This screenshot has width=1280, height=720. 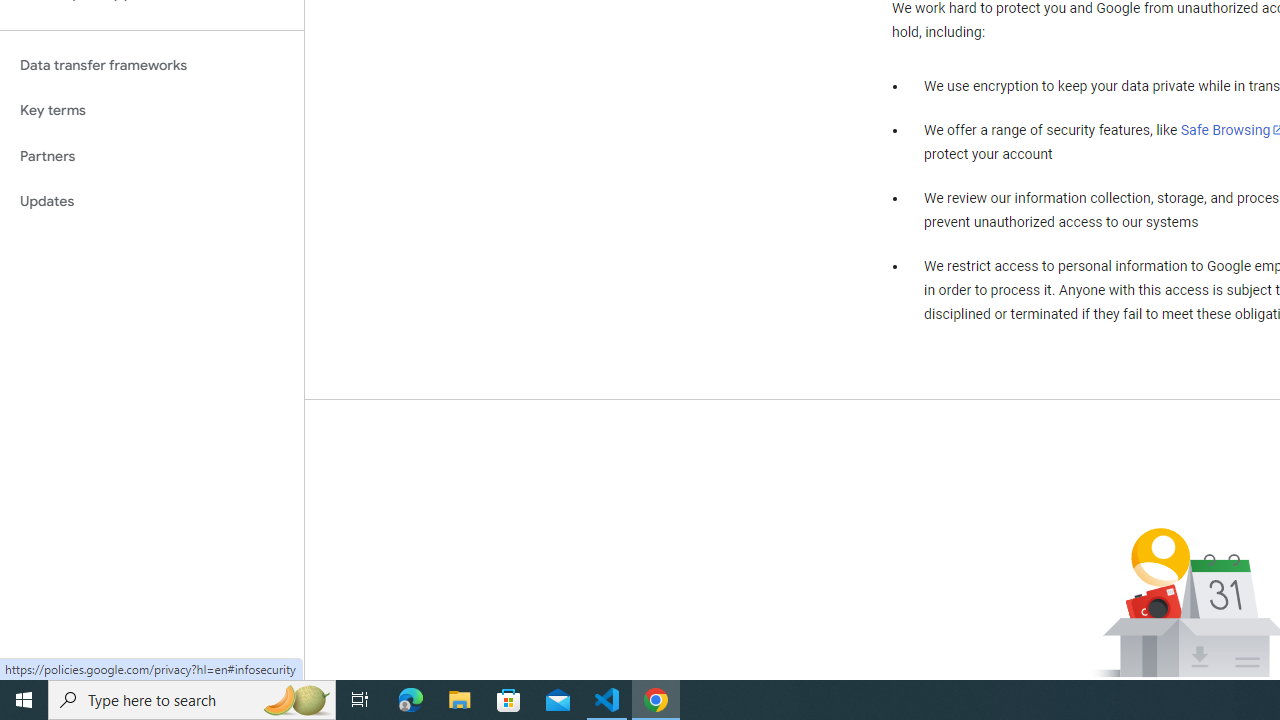 What do you see at coordinates (151, 64) in the screenshot?
I see `'Data transfer frameworks'` at bounding box center [151, 64].